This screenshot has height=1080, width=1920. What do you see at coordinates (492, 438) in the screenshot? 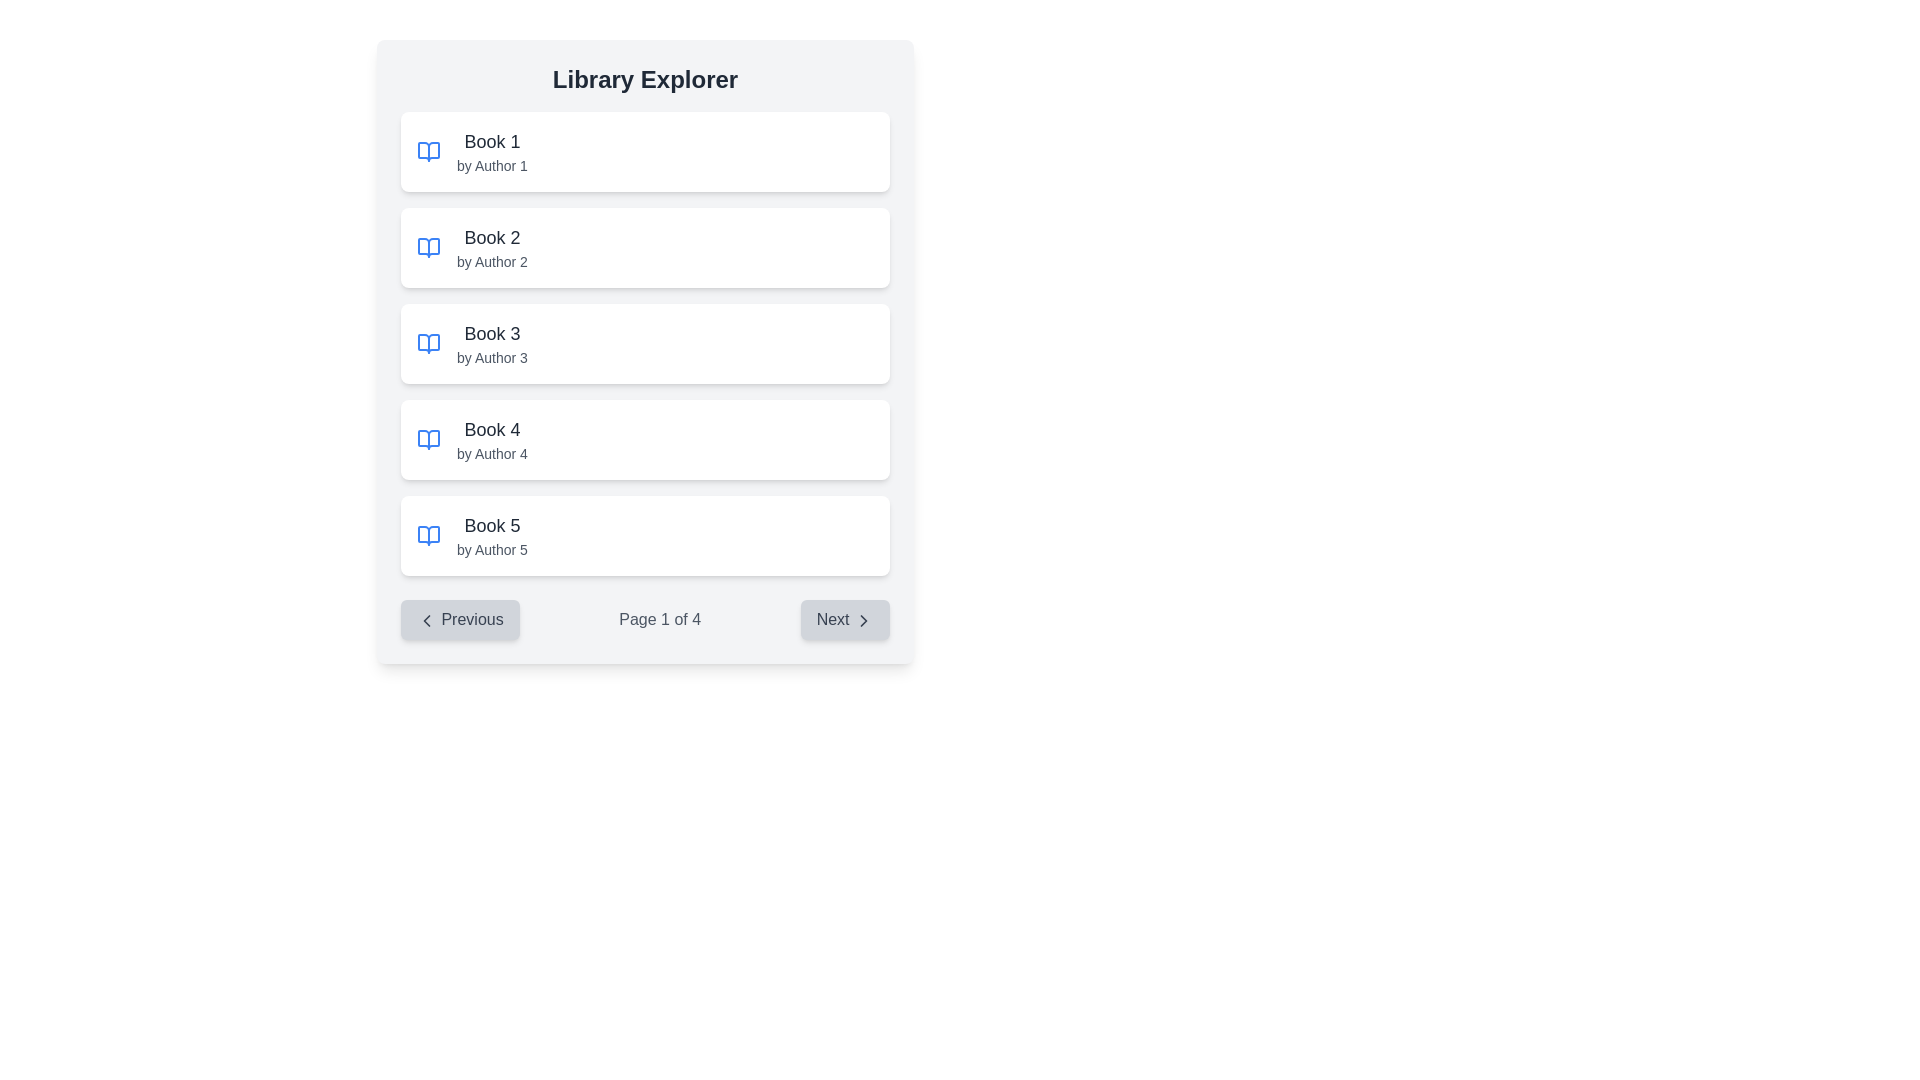
I see `the text of the fourth book information block, which displays the title and author, located under 'Library Explorer', to copy it` at bounding box center [492, 438].